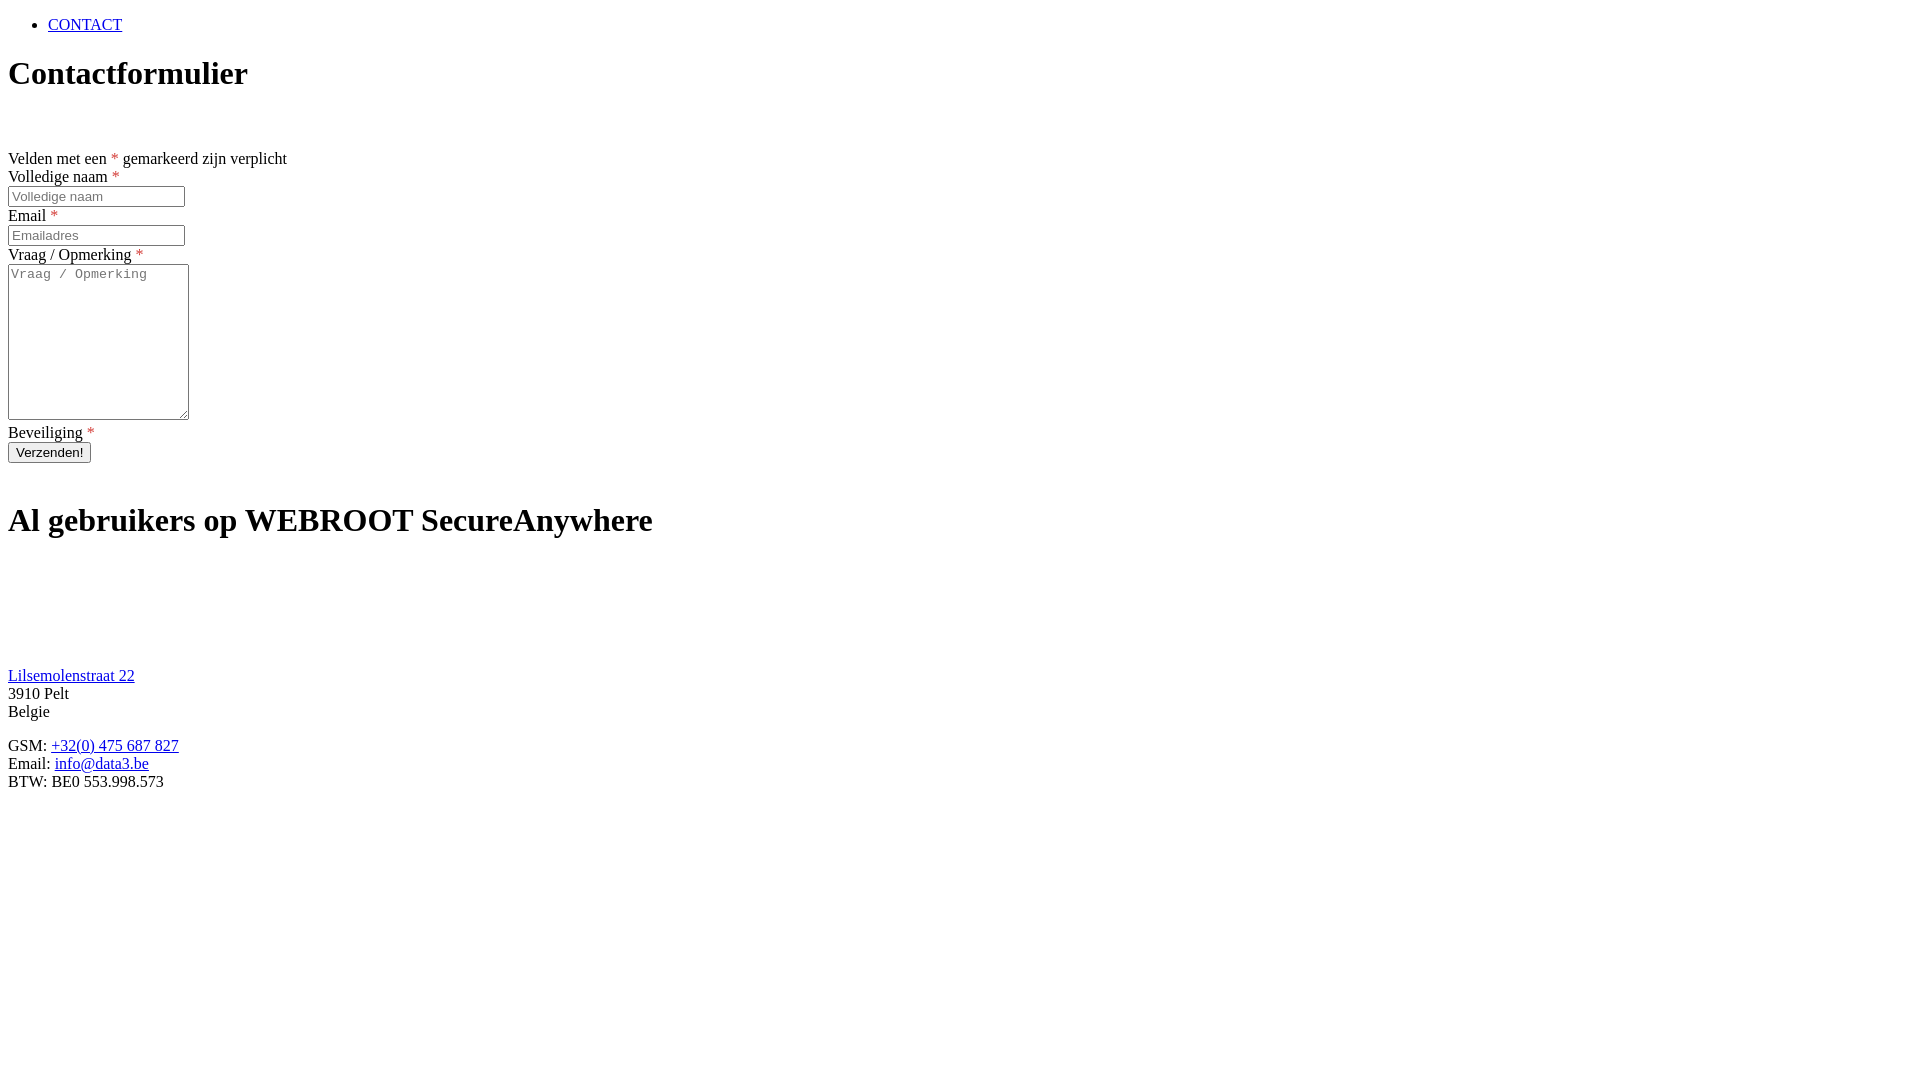 Image resolution: width=1920 pixels, height=1080 pixels. What do you see at coordinates (100, 763) in the screenshot?
I see `'info@data3.be'` at bounding box center [100, 763].